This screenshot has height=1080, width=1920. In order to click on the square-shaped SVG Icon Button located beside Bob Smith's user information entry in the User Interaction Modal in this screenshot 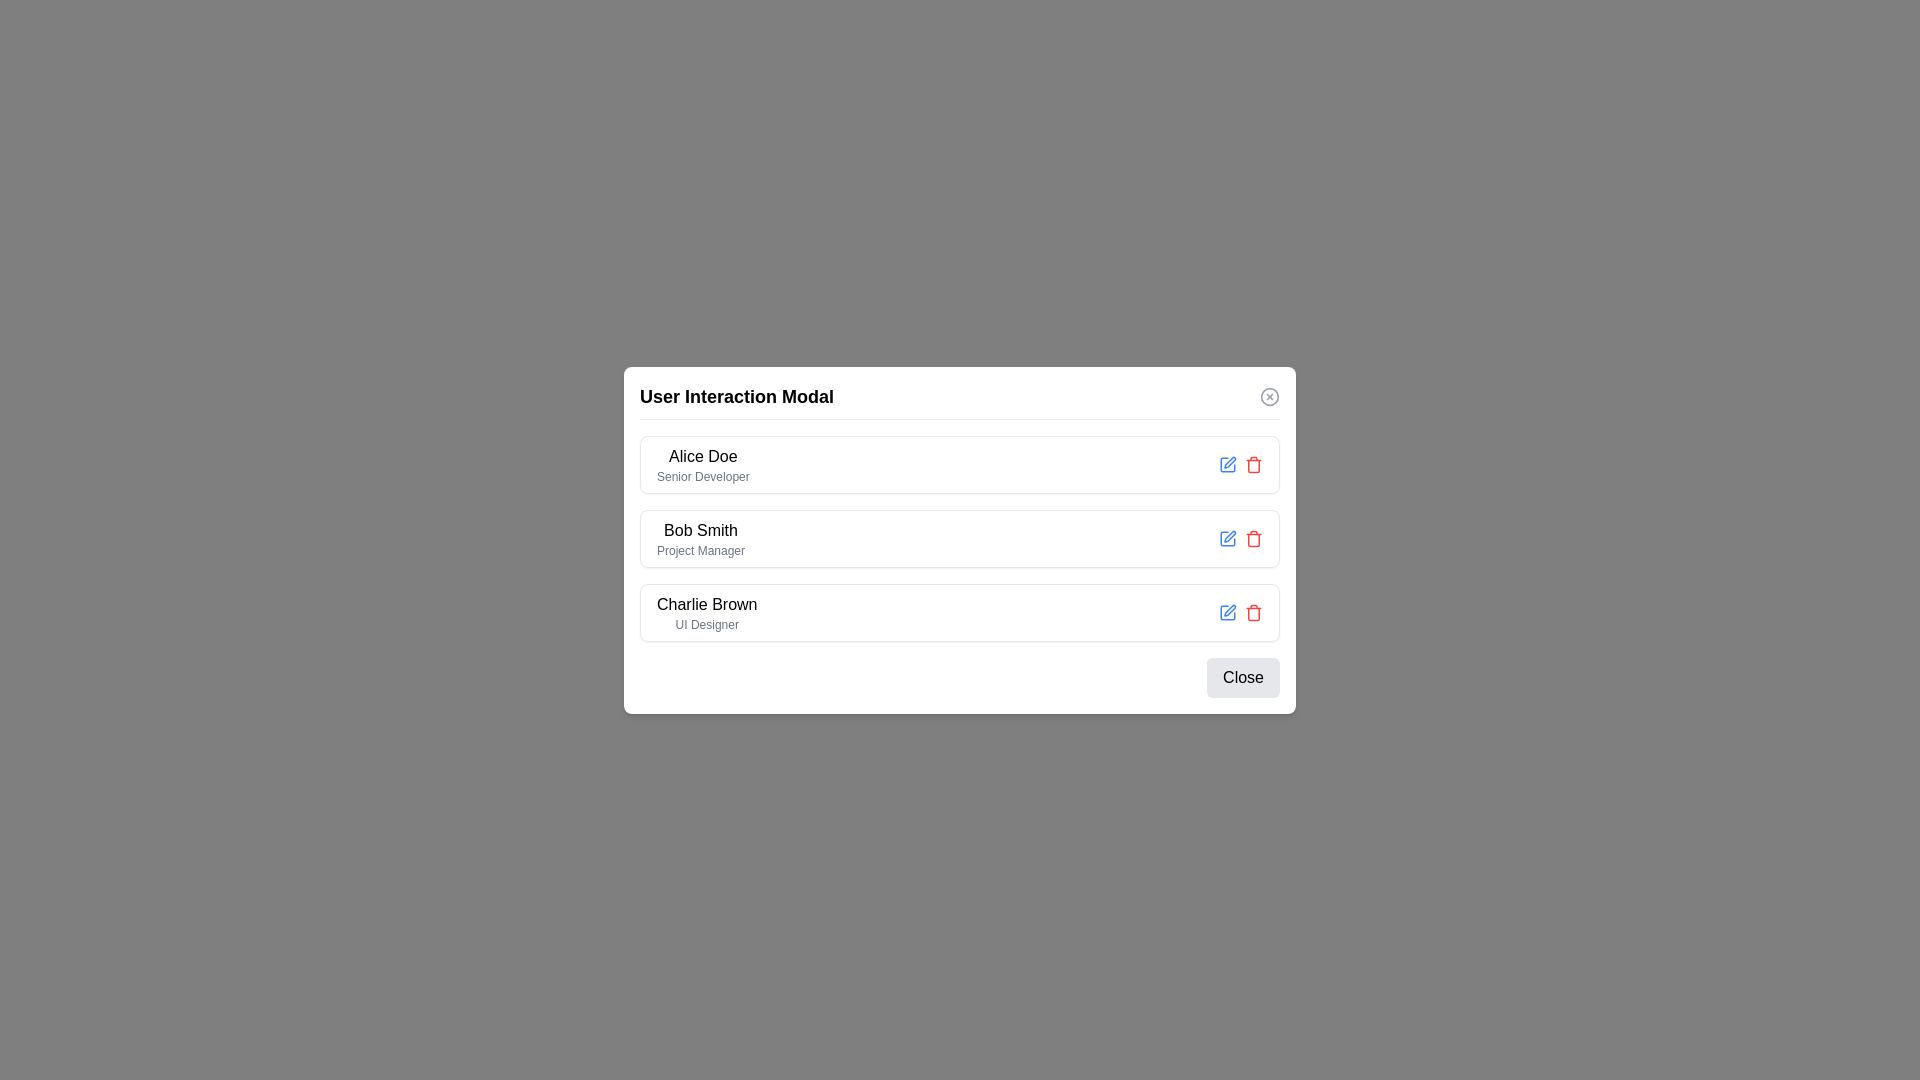, I will do `click(1227, 537)`.